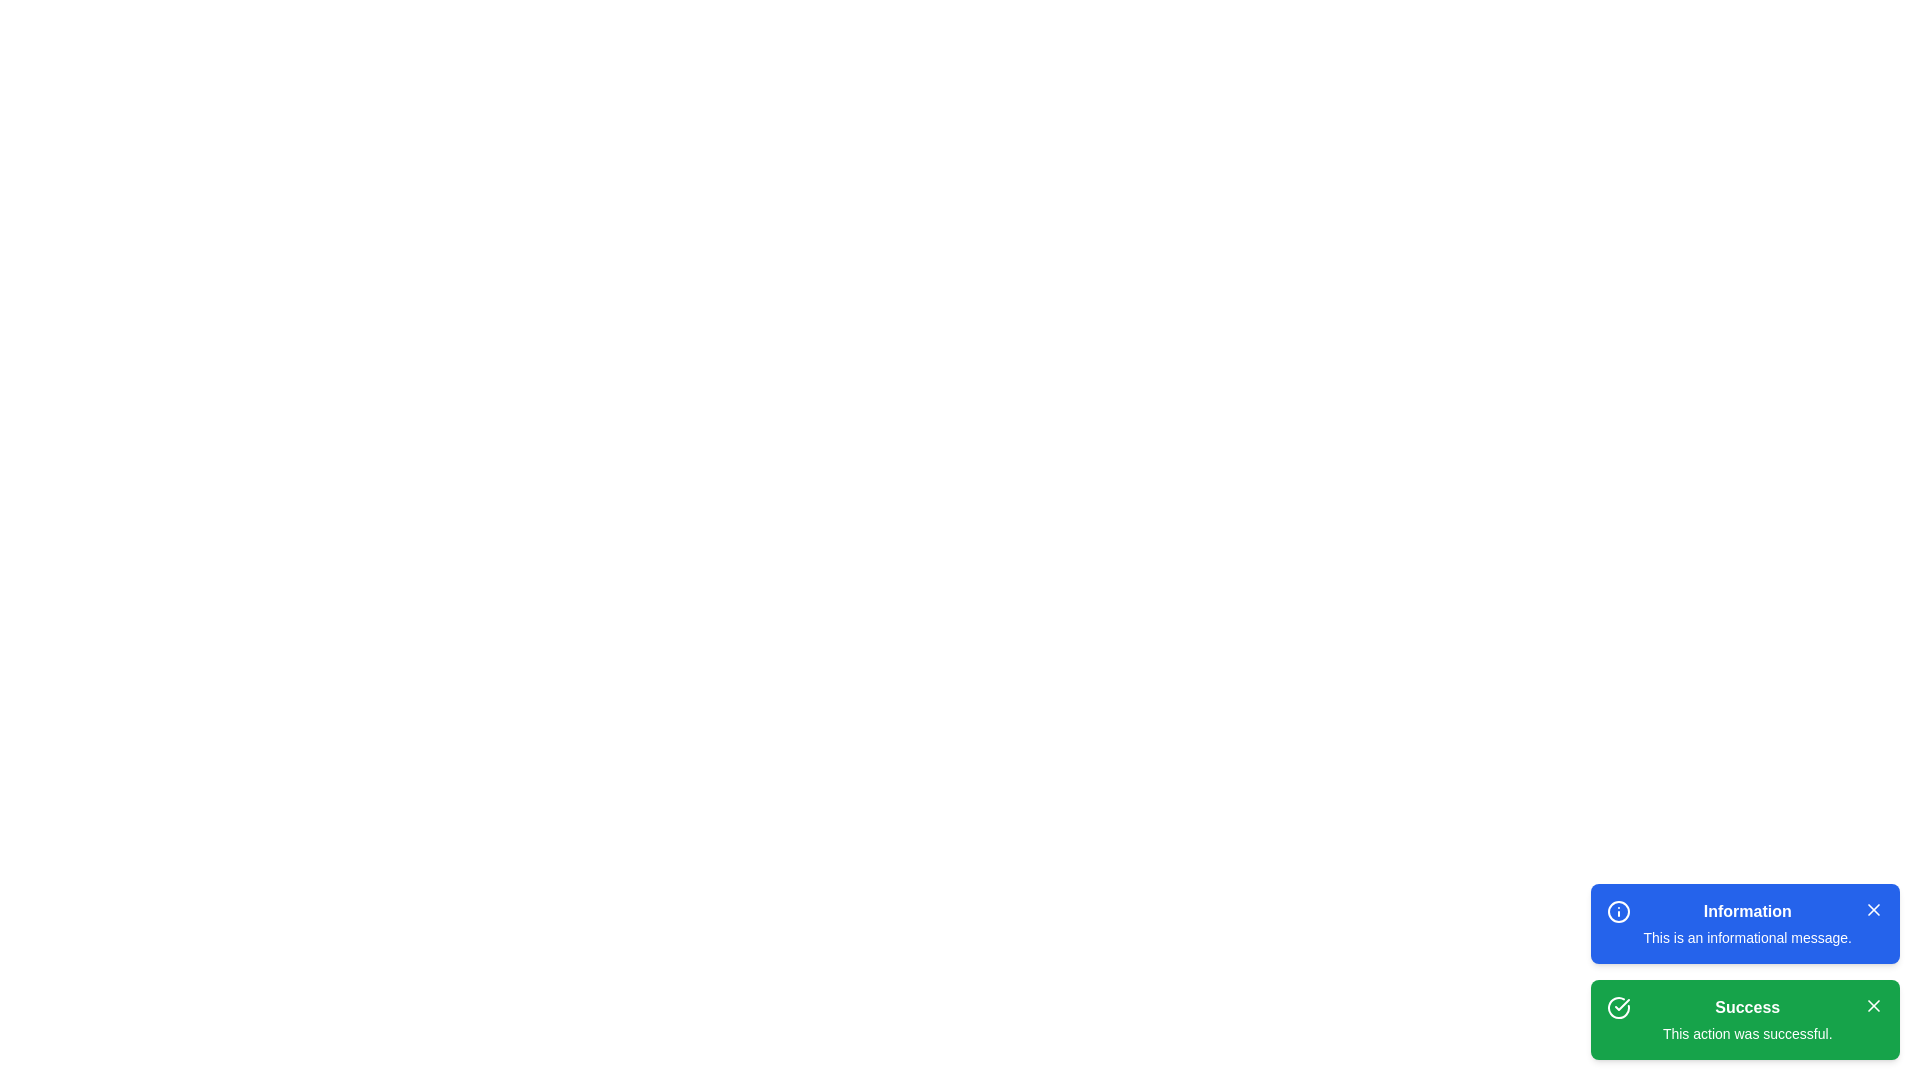 The height and width of the screenshot is (1080, 1920). What do you see at coordinates (1872, 1006) in the screenshot?
I see `the Close Button, which is a small white 'X' icon located in the top-right corner of a green notification box that displays a success message` at bounding box center [1872, 1006].